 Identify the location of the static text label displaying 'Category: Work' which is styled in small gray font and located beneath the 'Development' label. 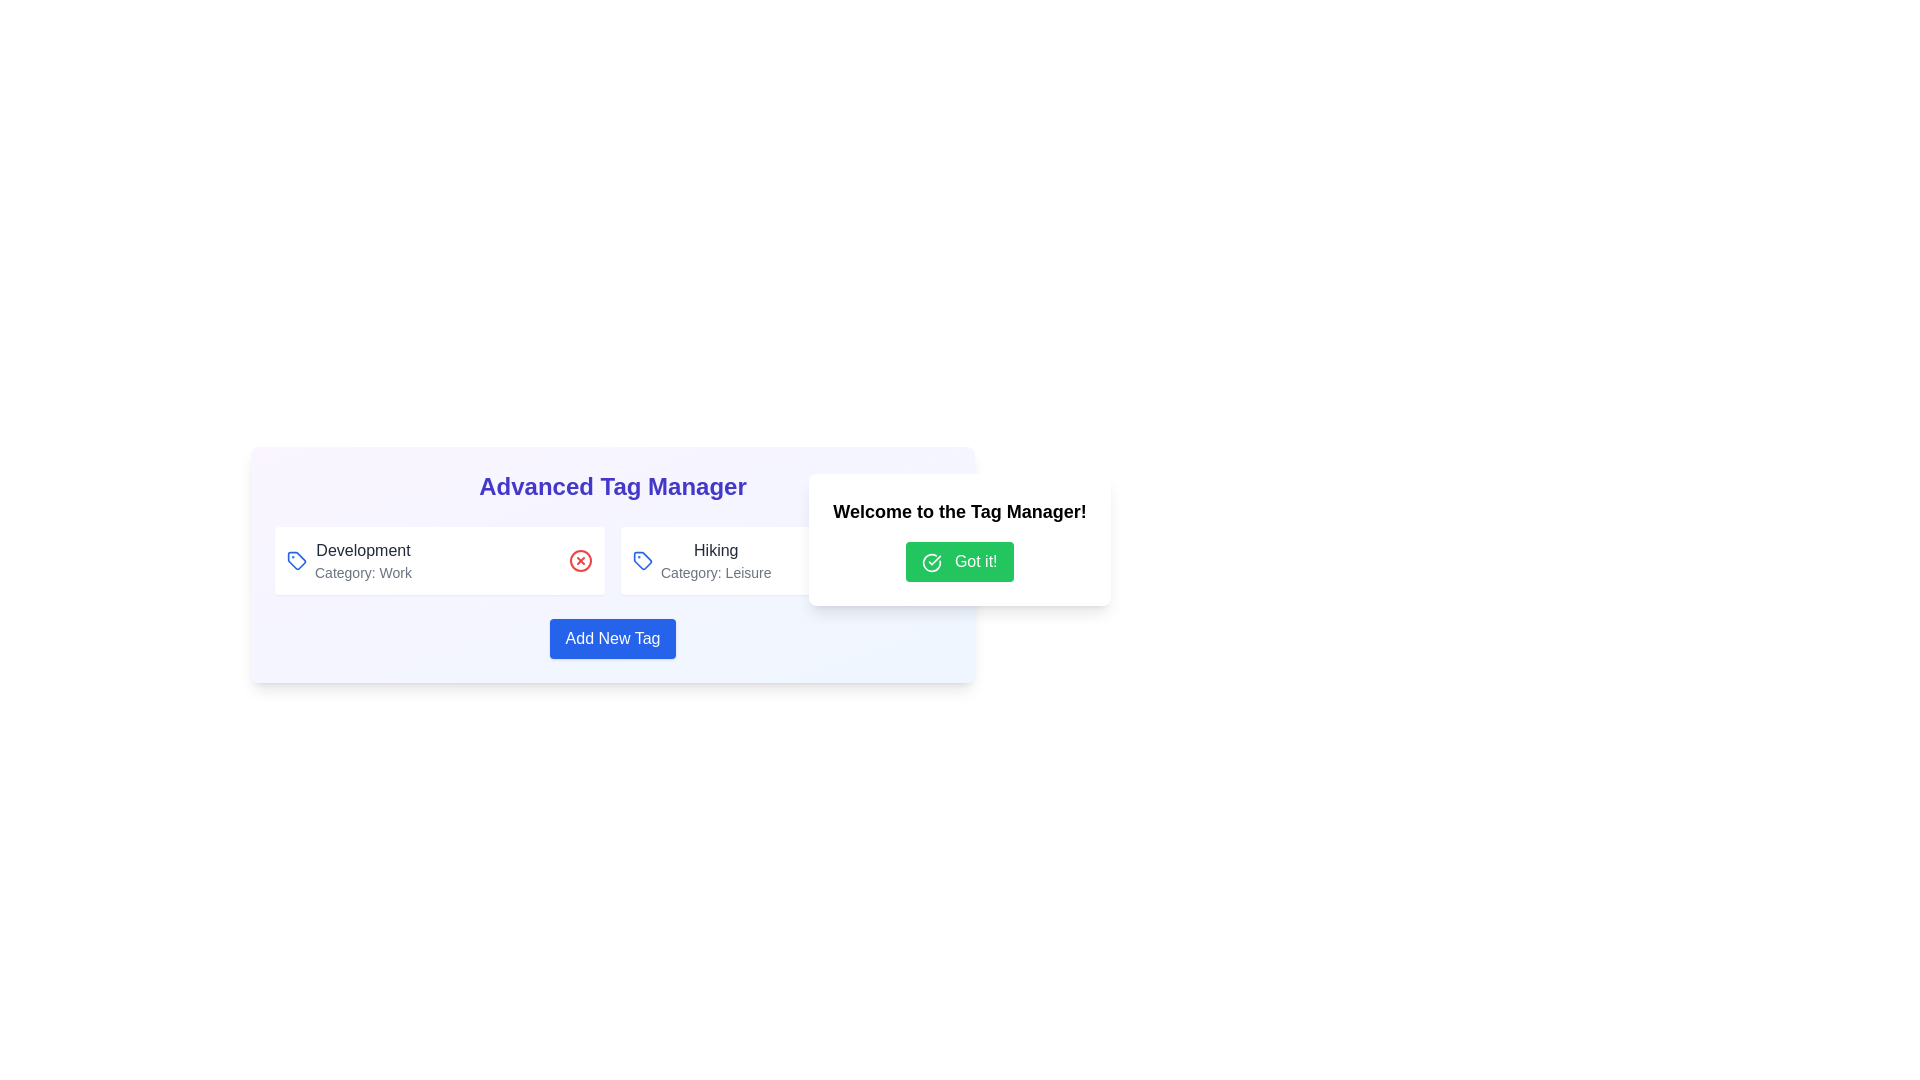
(363, 573).